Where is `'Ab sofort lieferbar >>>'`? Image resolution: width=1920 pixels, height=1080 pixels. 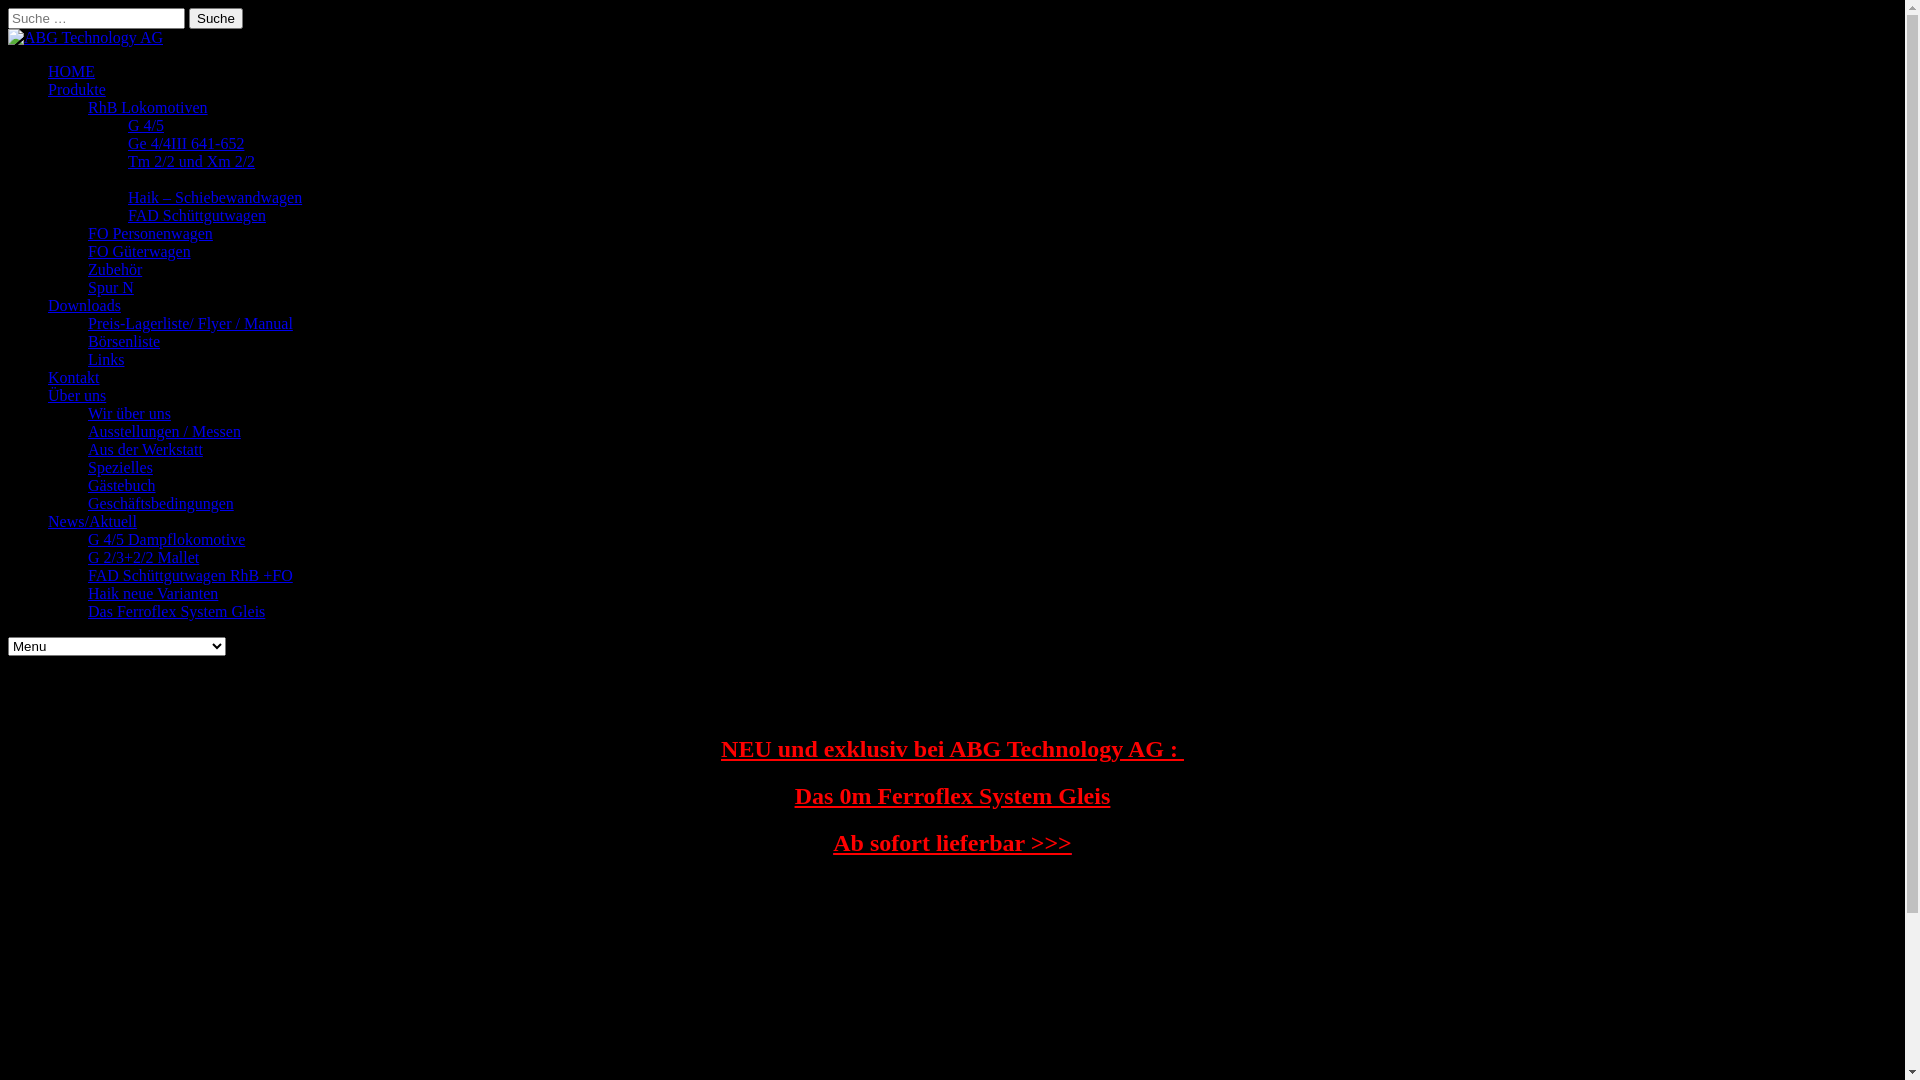
'Ab sofort lieferbar >>>' is located at coordinates (951, 843).